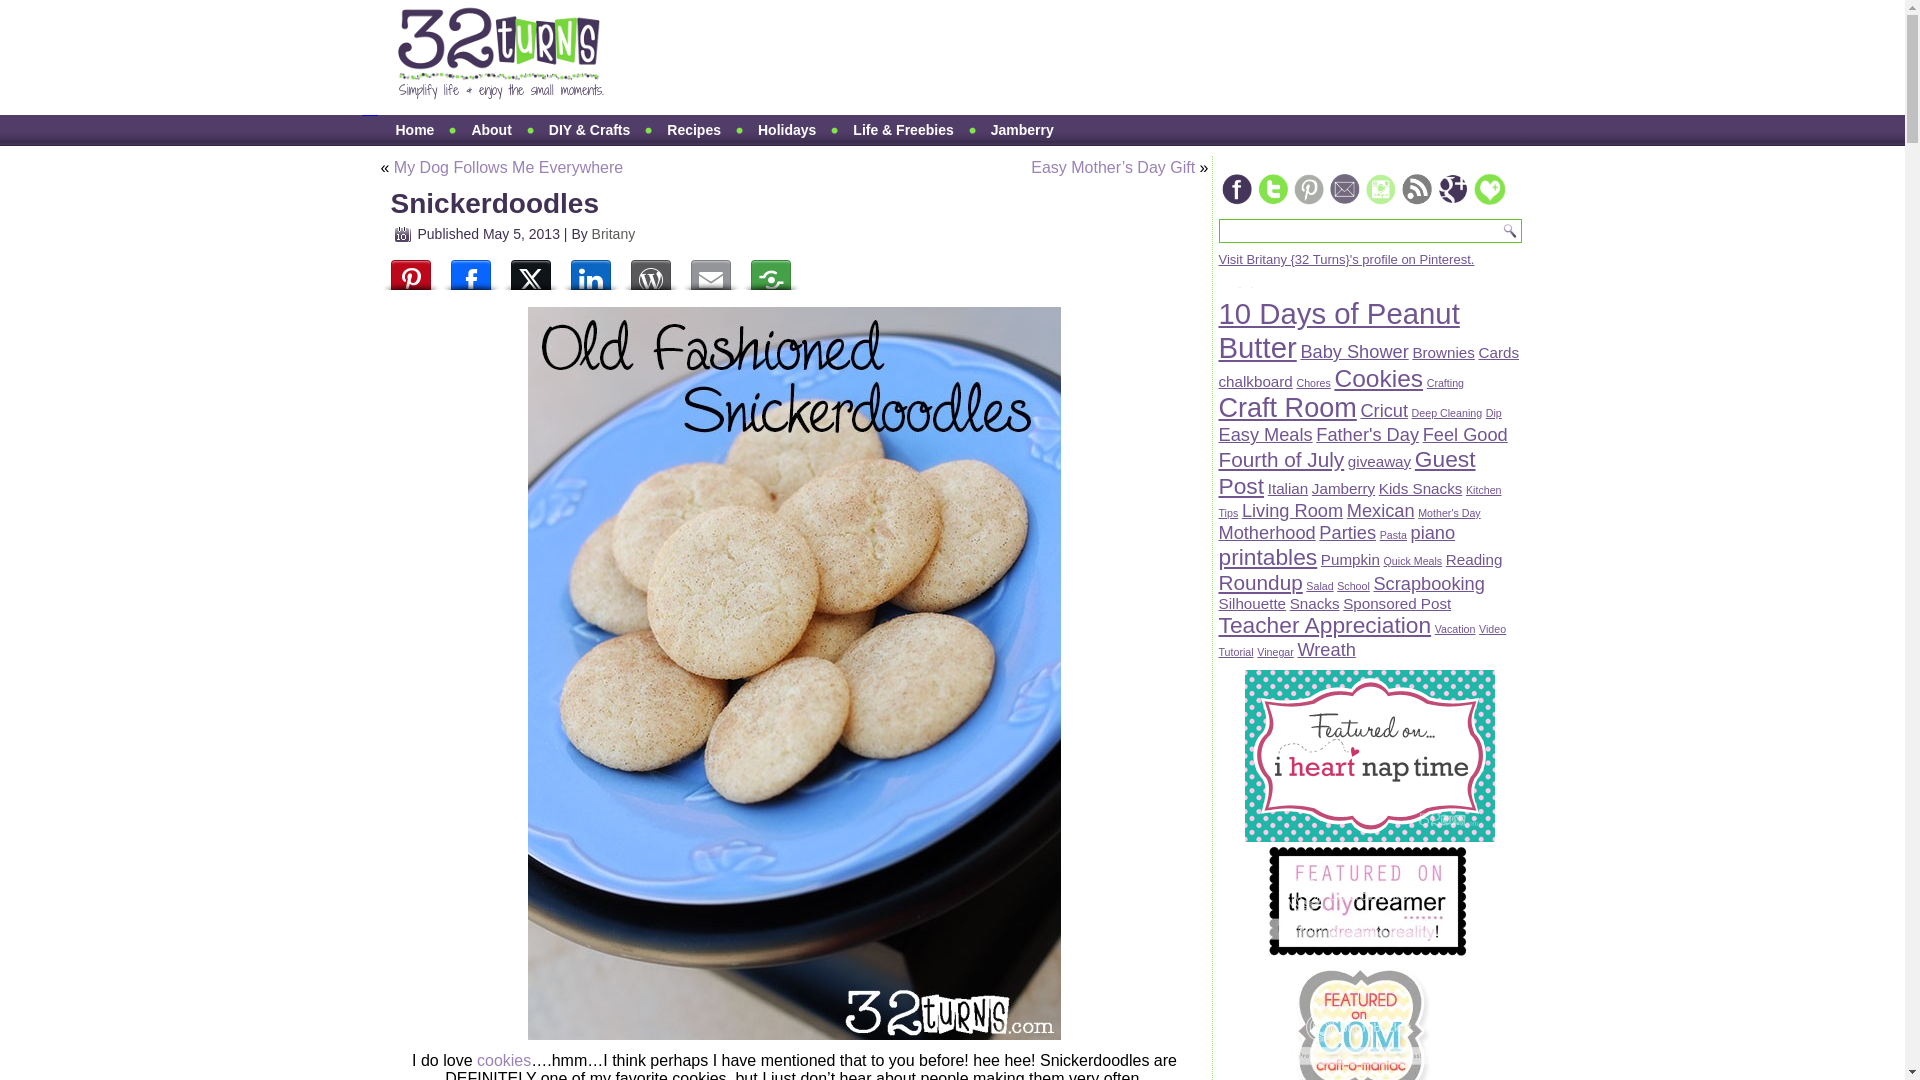 The image size is (1920, 1080). I want to click on 'Mother's Day', so click(1449, 512).